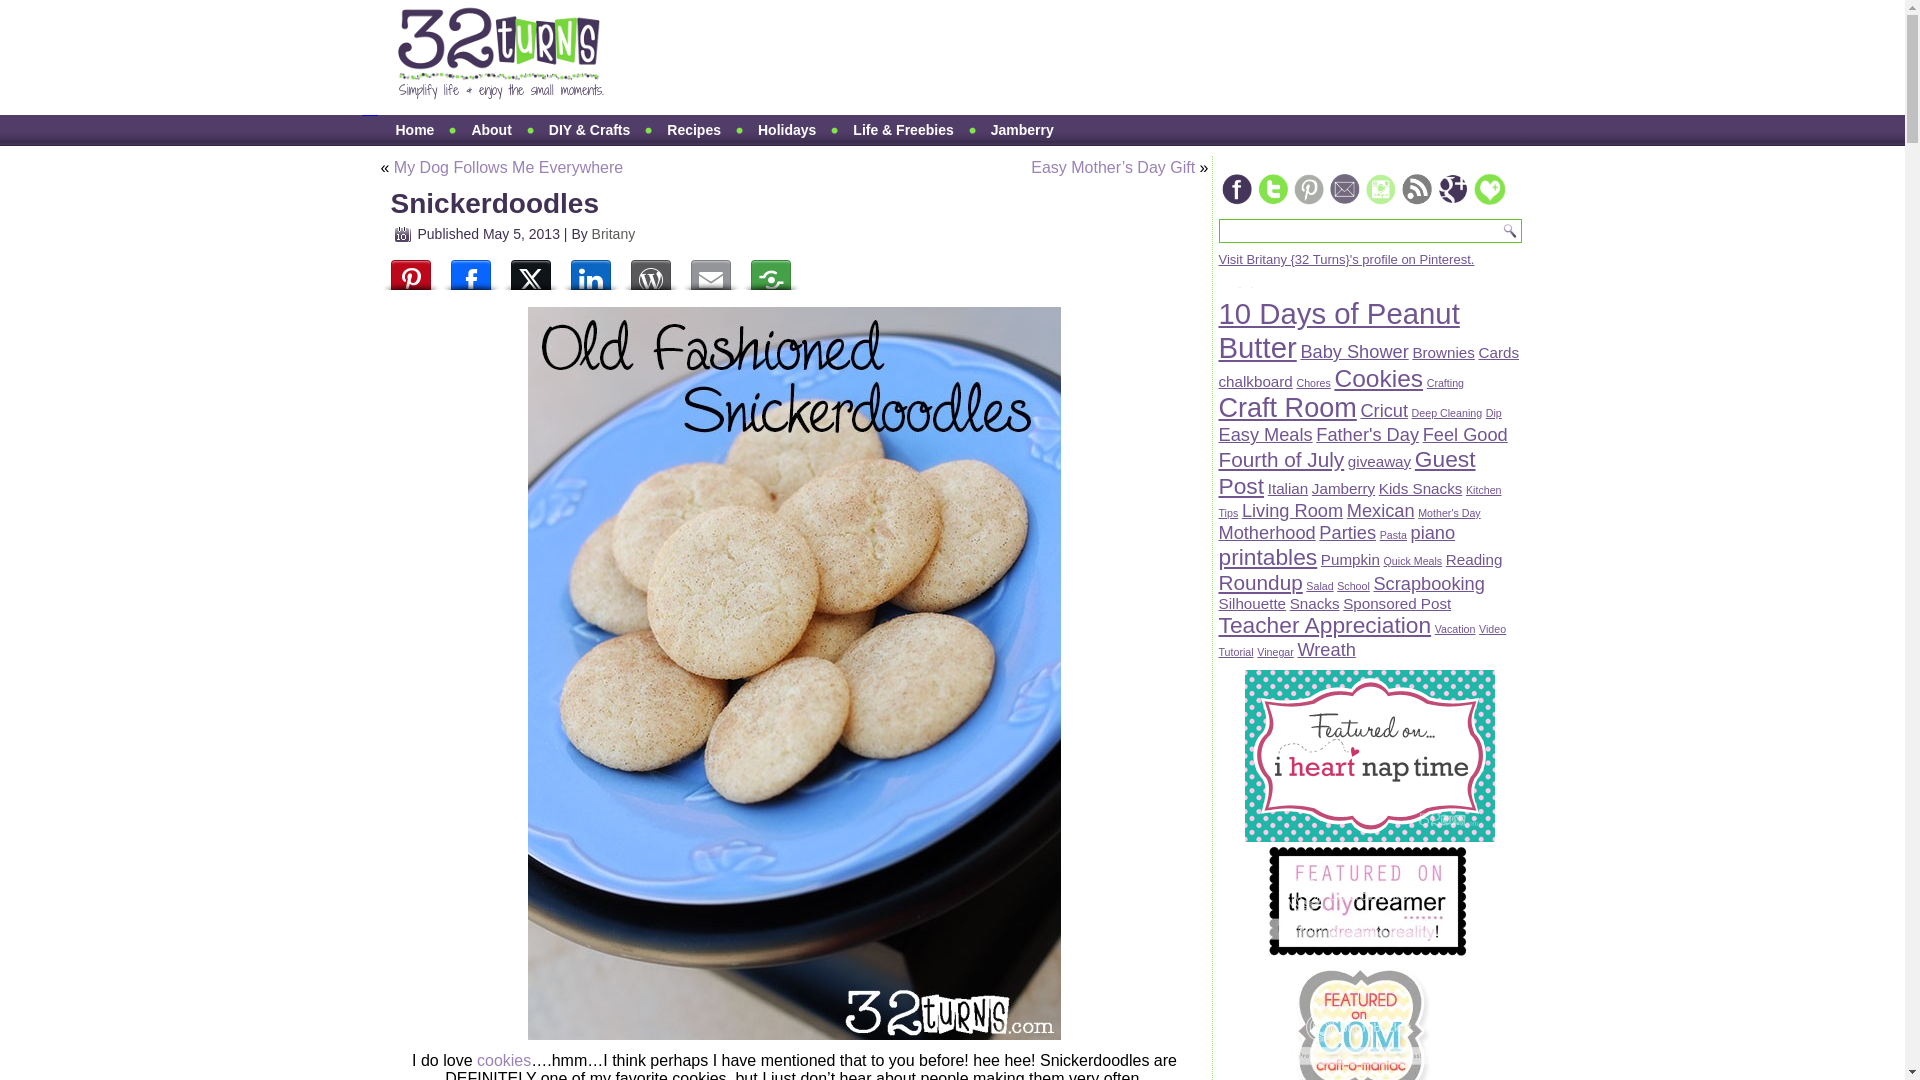 The image size is (1920, 1080). I want to click on 'Mother's Day', so click(1449, 512).